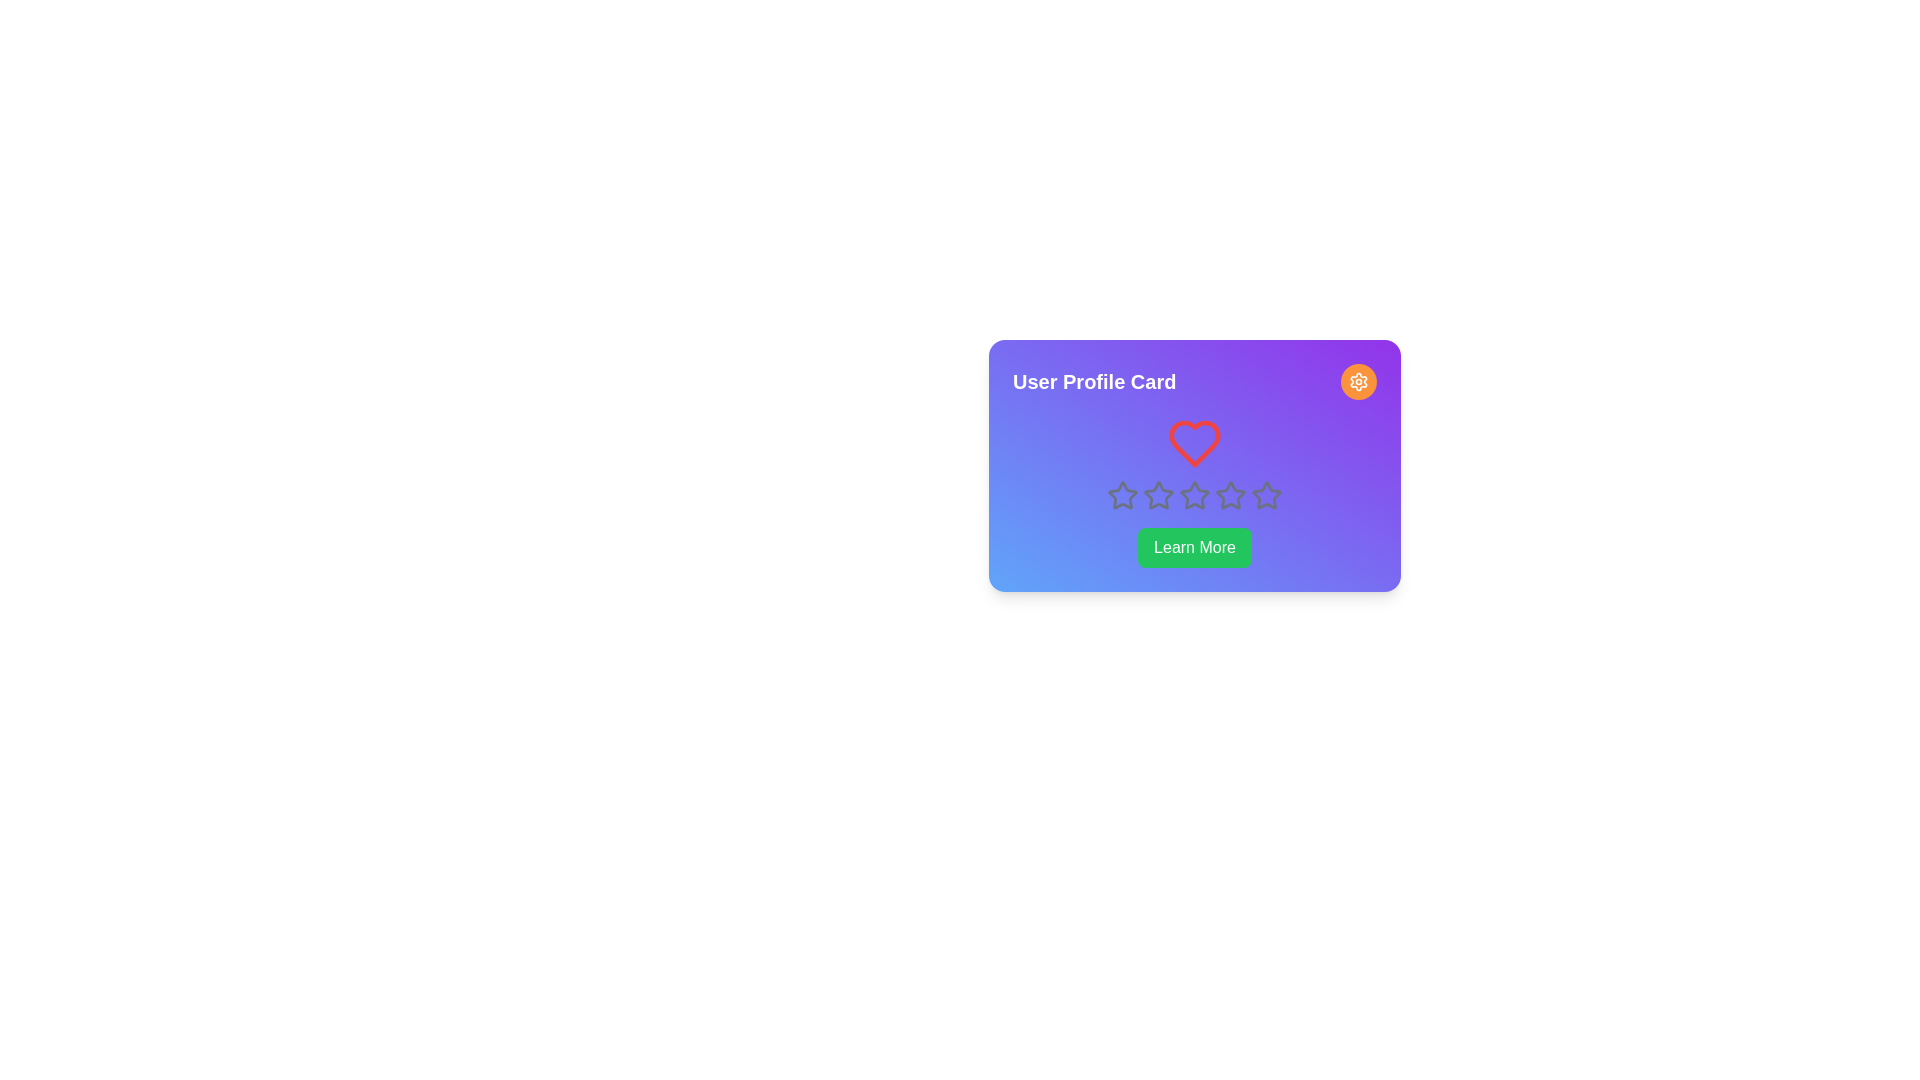  I want to click on the heart icon within the icon group (heart with stars) located on the user profile card, which is centered between the title 'User Profile Card' and the 'Learn More' button, so click(1195, 463).